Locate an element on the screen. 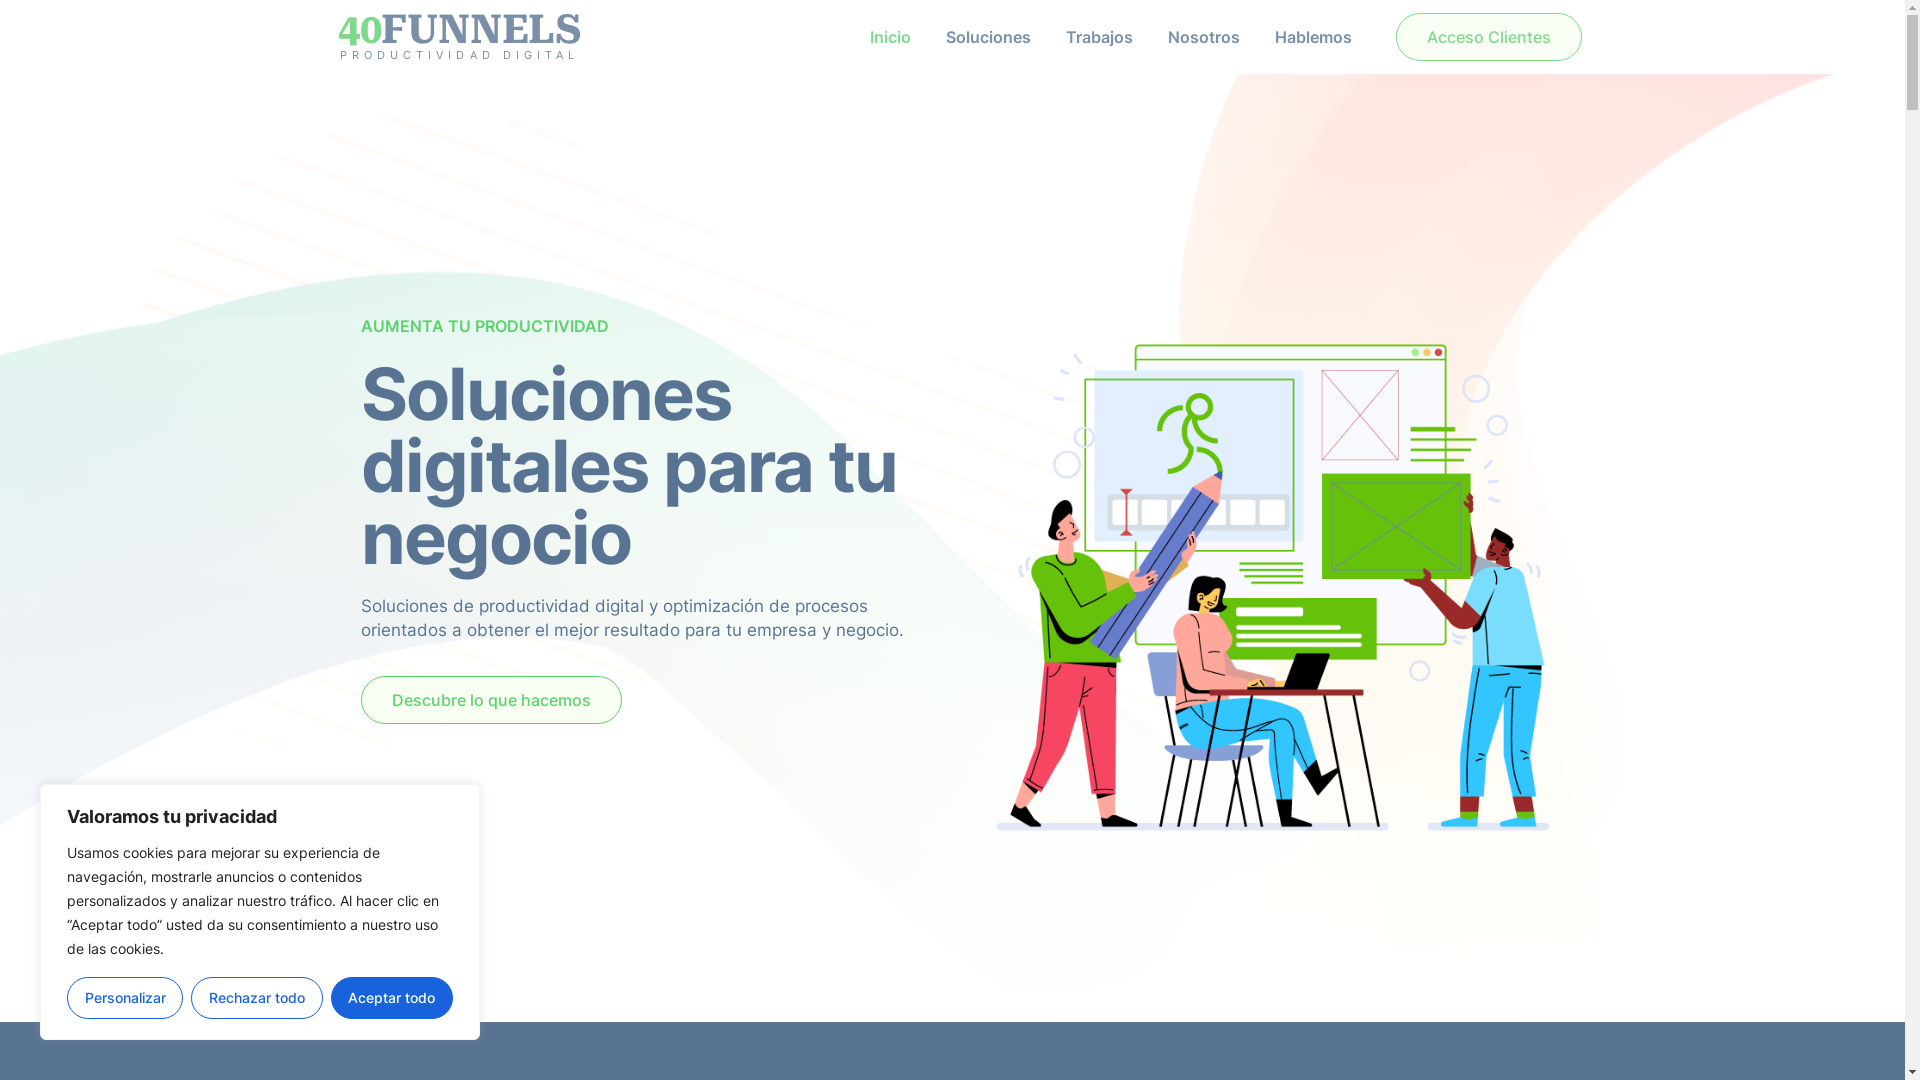 The height and width of the screenshot is (1080, 1920). 'Soluciones' is located at coordinates (988, 37).